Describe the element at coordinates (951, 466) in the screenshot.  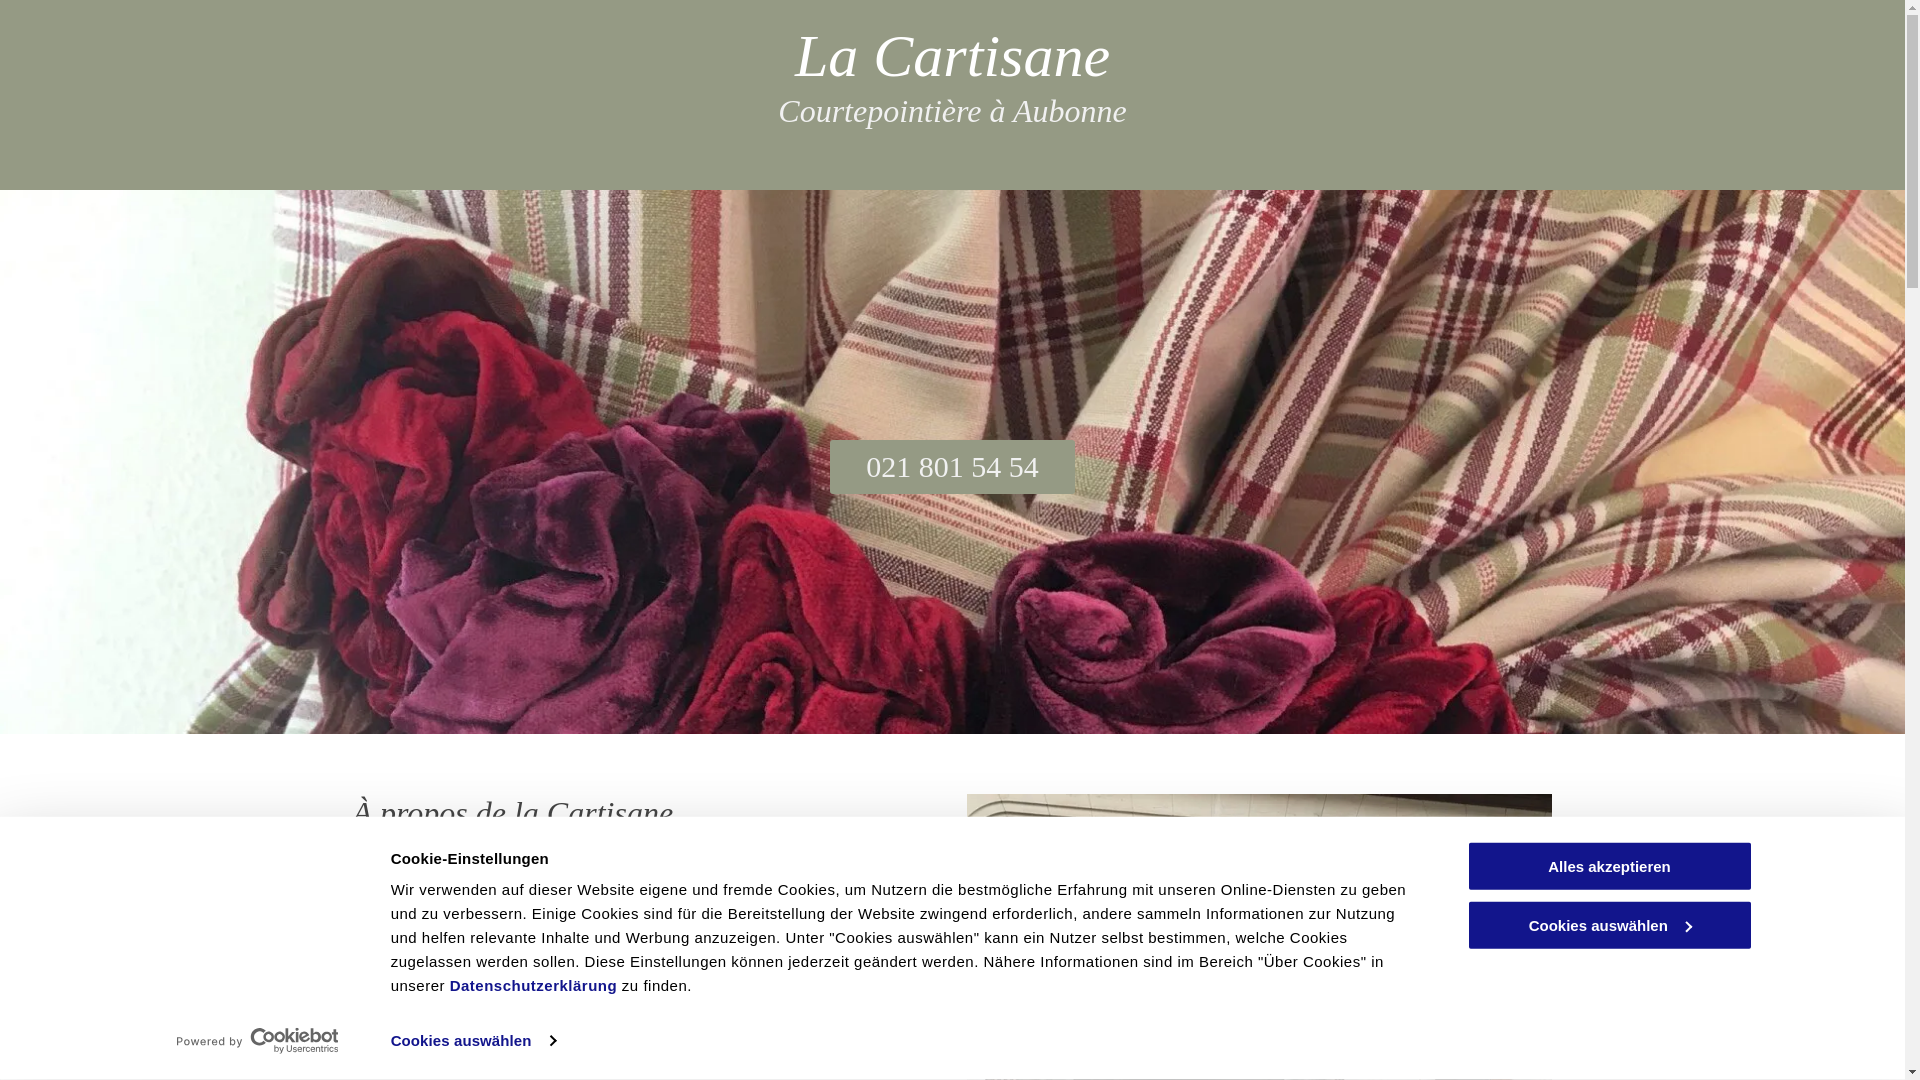
I see `'021 801 54 54'` at that location.